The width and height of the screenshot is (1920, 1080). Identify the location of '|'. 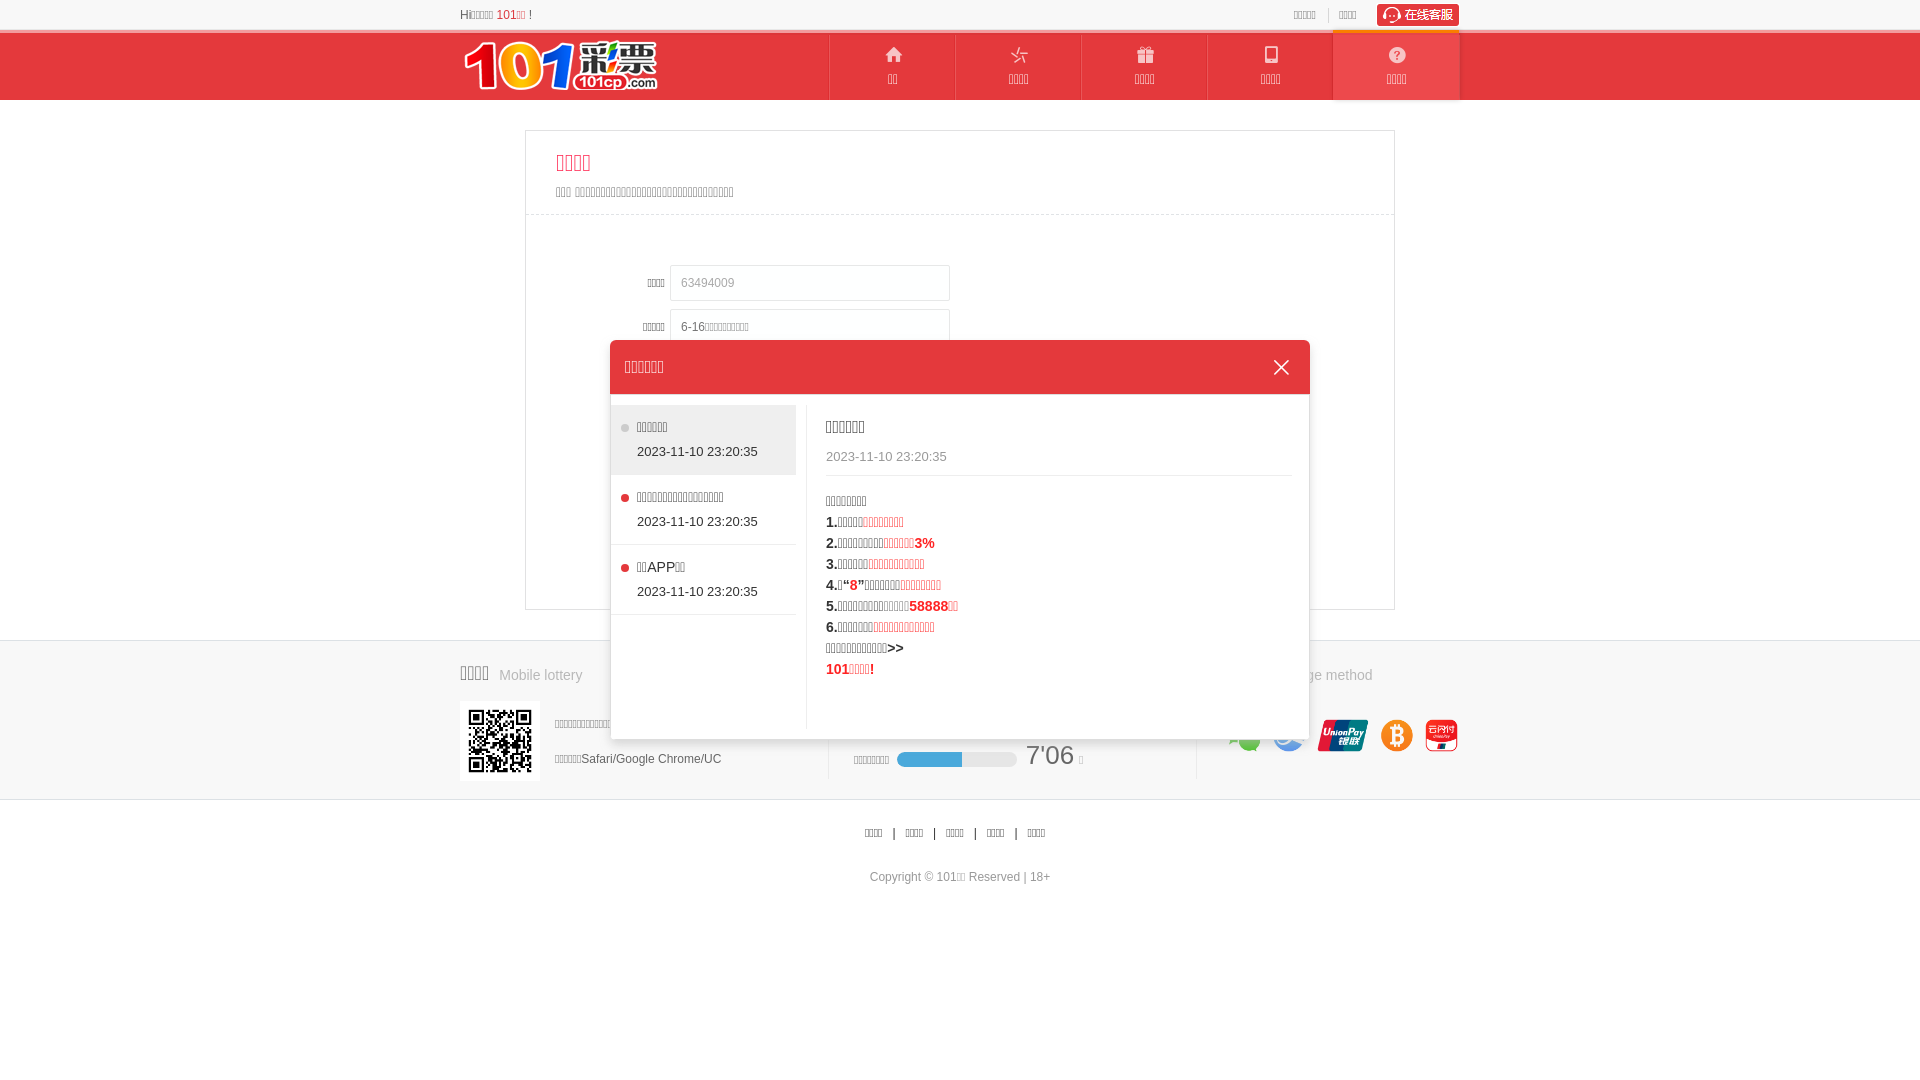
(931, 833).